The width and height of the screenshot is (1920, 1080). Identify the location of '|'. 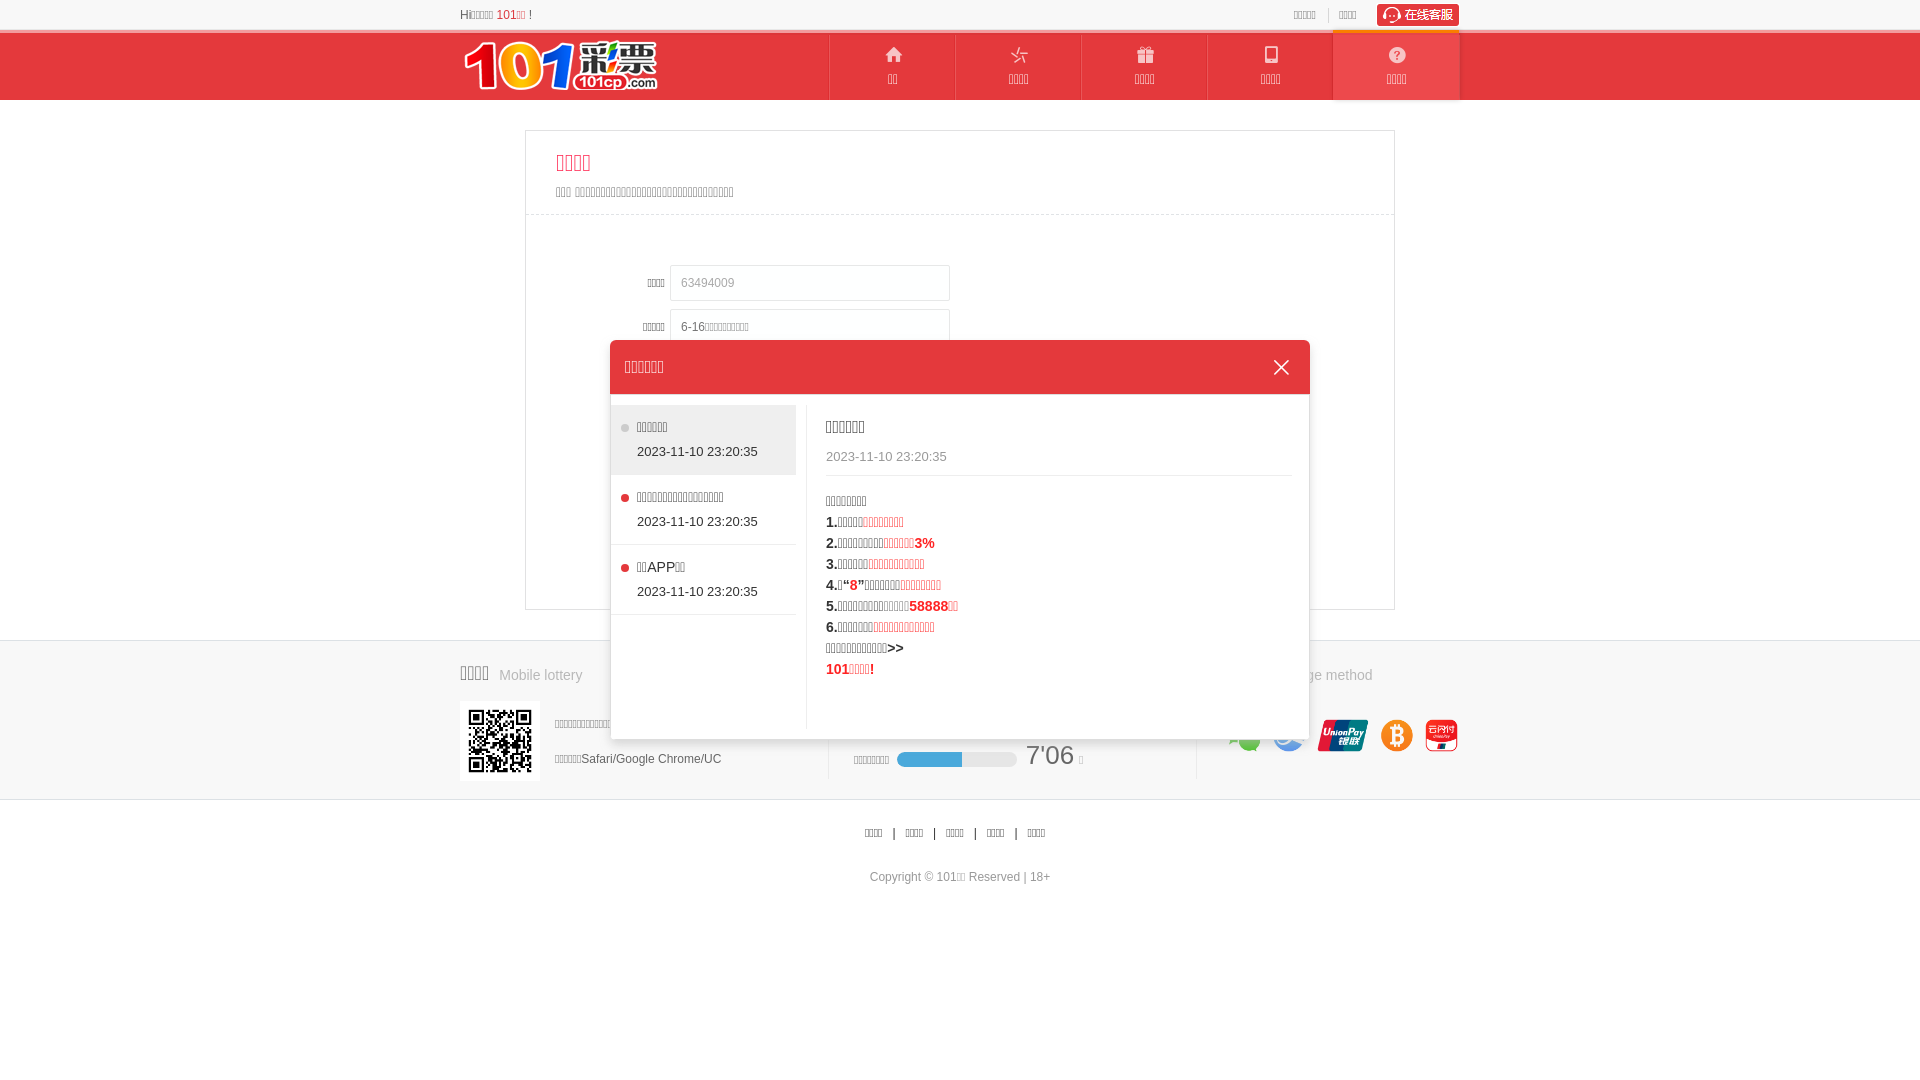
(931, 833).